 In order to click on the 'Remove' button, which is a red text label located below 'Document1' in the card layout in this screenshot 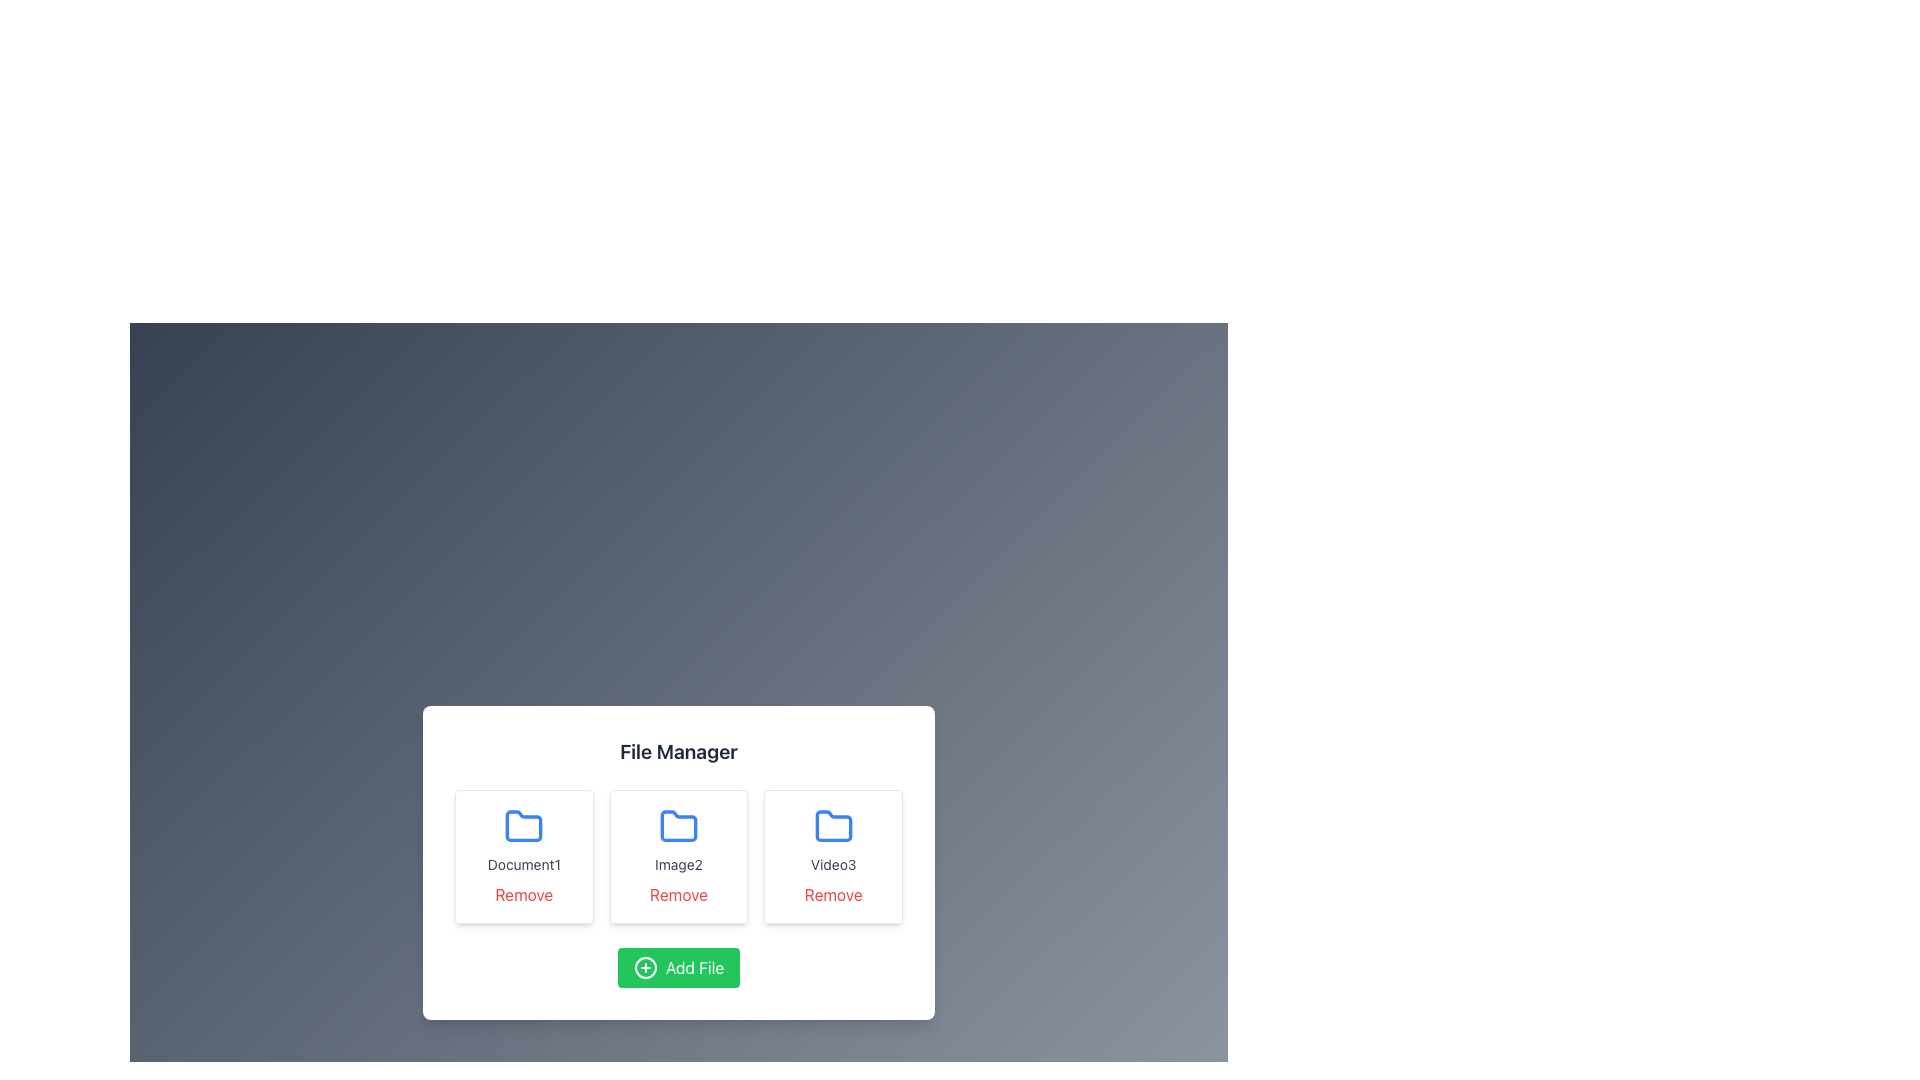, I will do `click(523, 893)`.